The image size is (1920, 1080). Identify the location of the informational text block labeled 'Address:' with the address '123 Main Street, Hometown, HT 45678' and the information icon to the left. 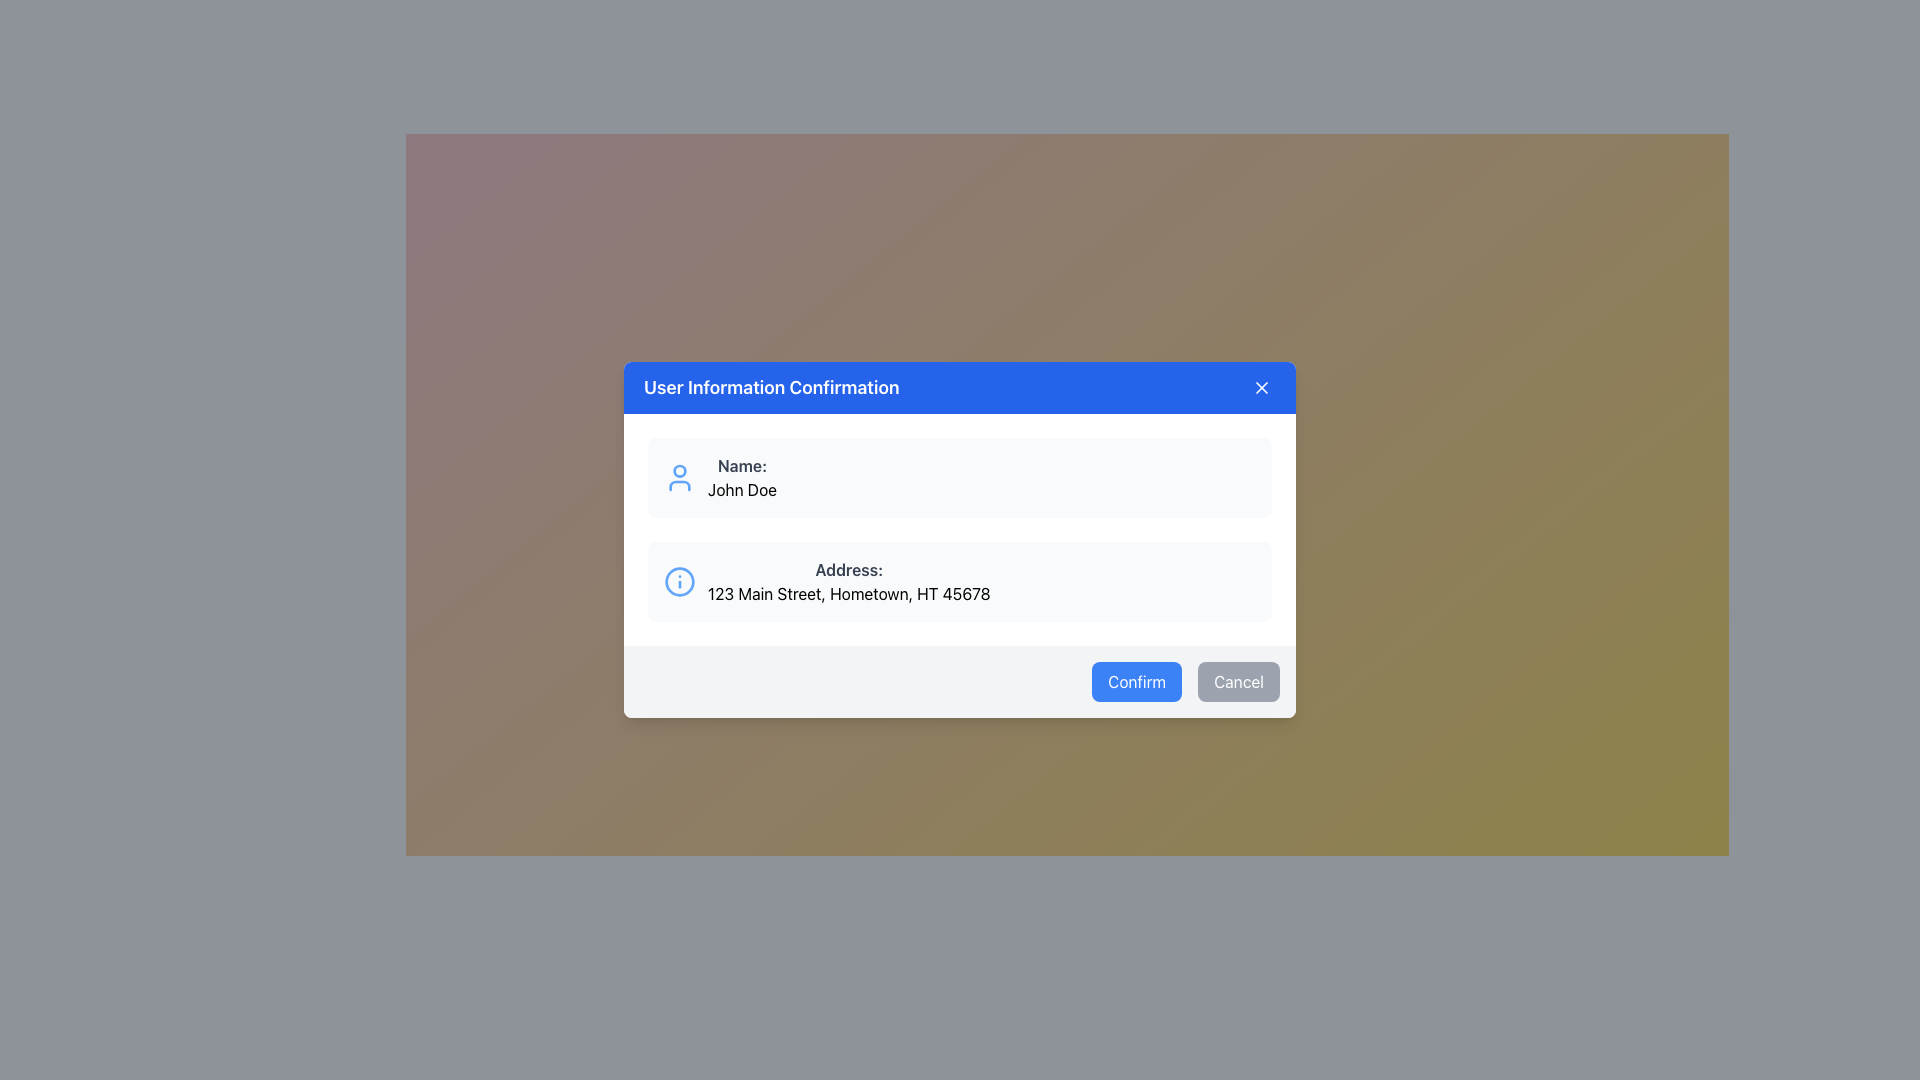
(960, 582).